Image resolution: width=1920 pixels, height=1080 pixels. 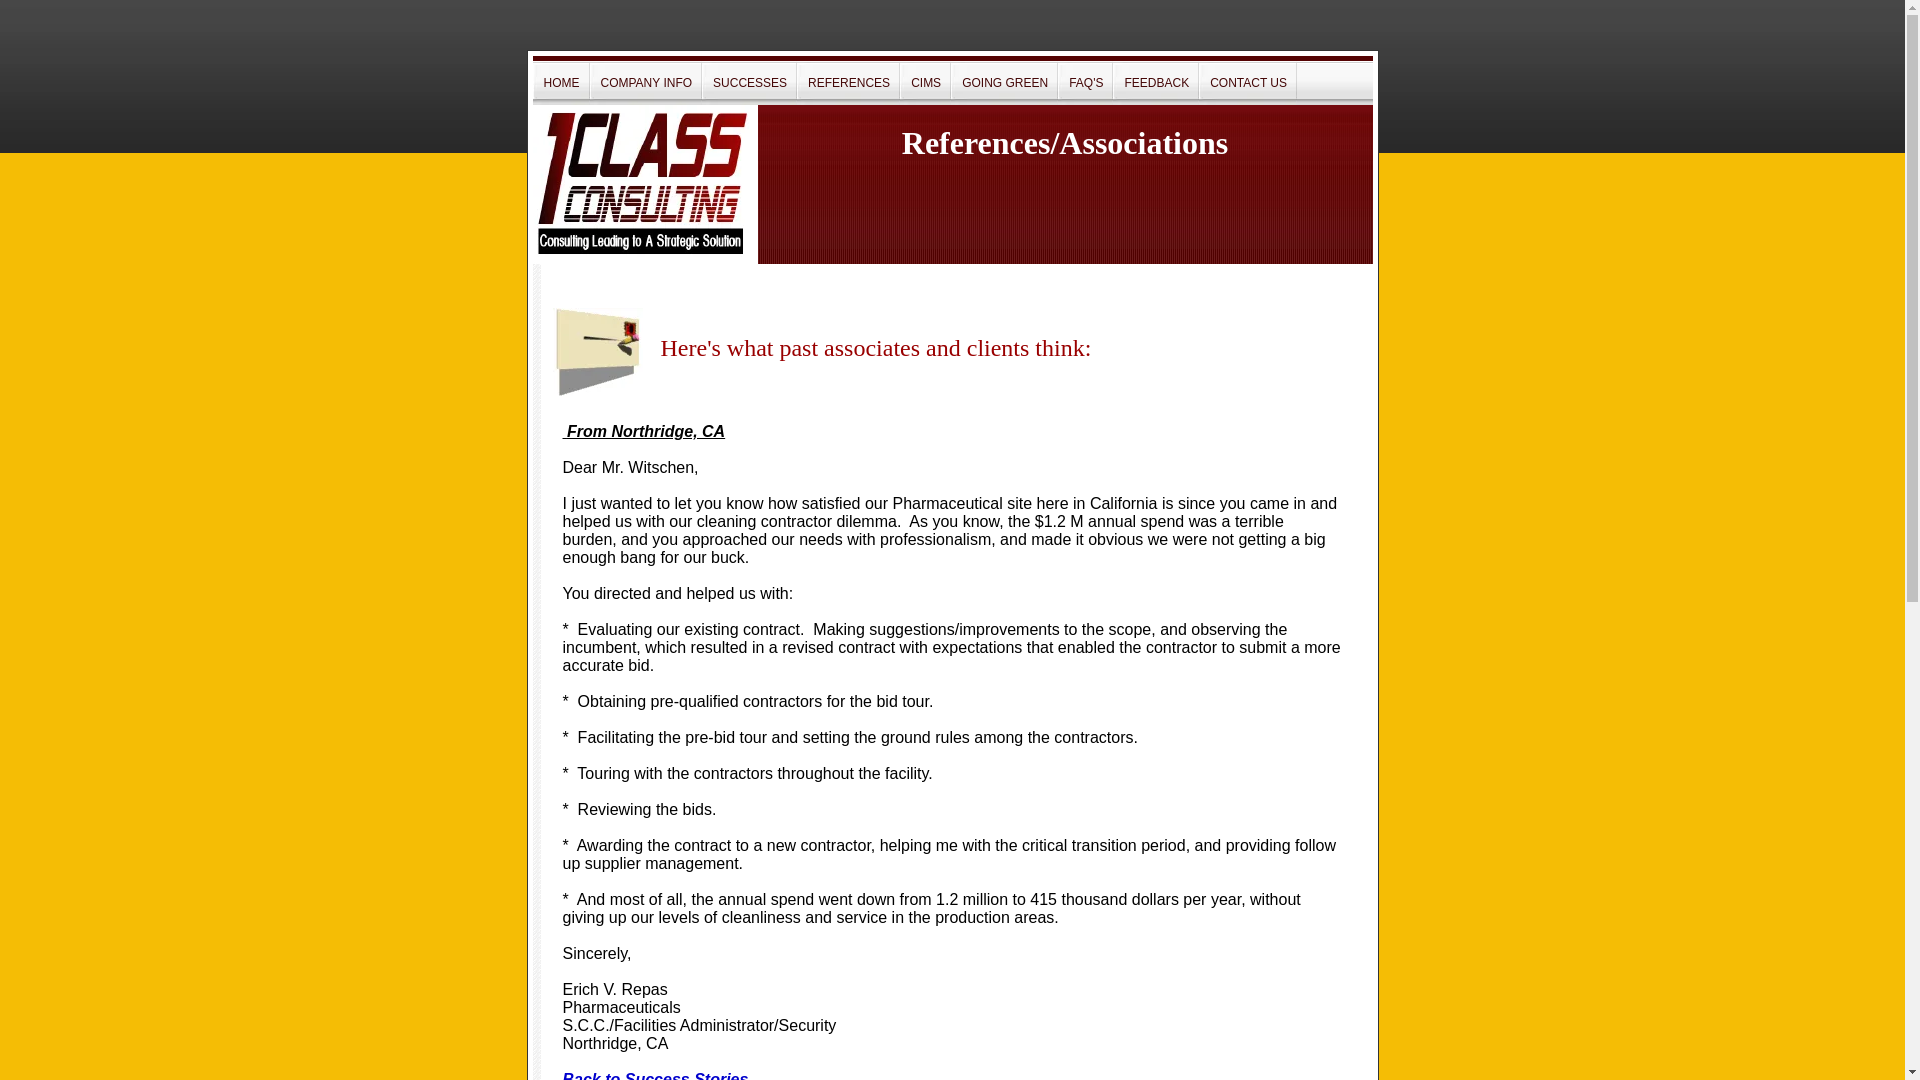 I want to click on 'SUCCESSES', so click(x=748, y=82).